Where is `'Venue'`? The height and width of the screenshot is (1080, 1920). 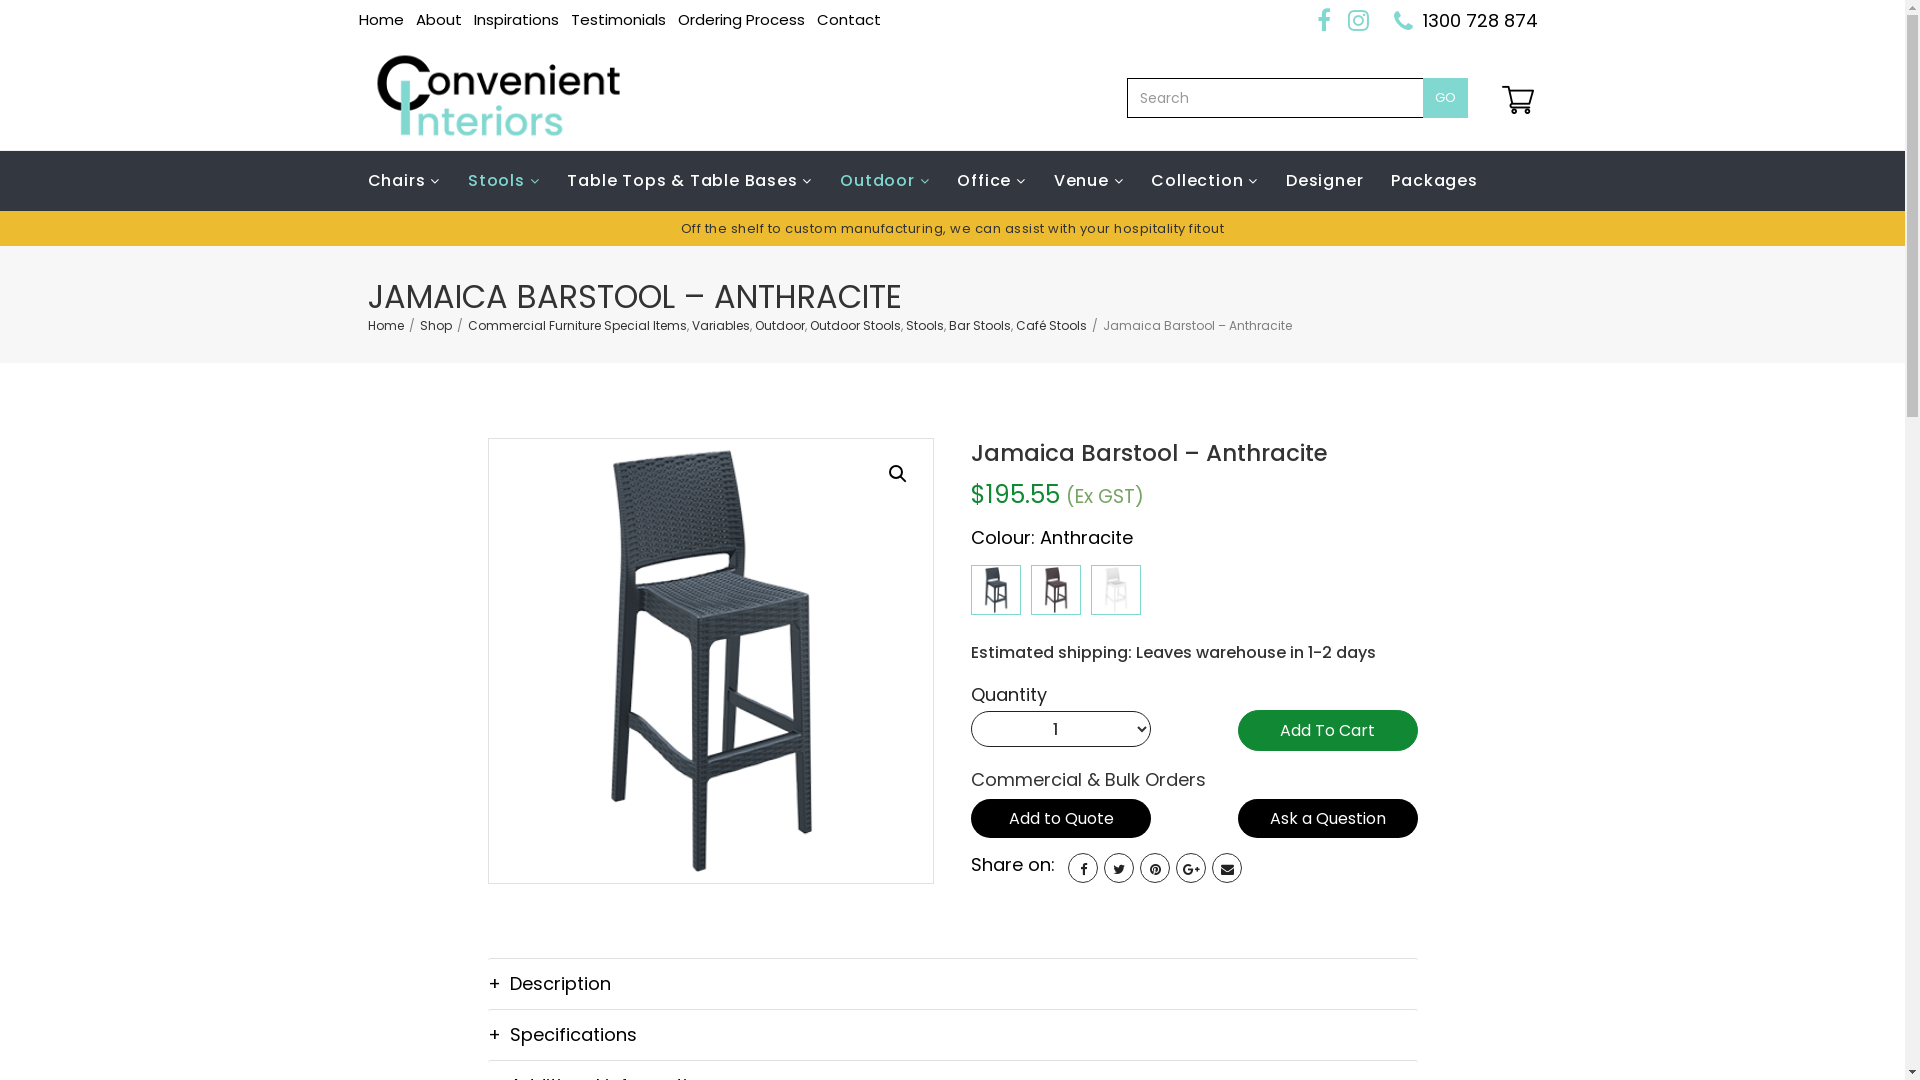
'Venue' is located at coordinates (1088, 181).